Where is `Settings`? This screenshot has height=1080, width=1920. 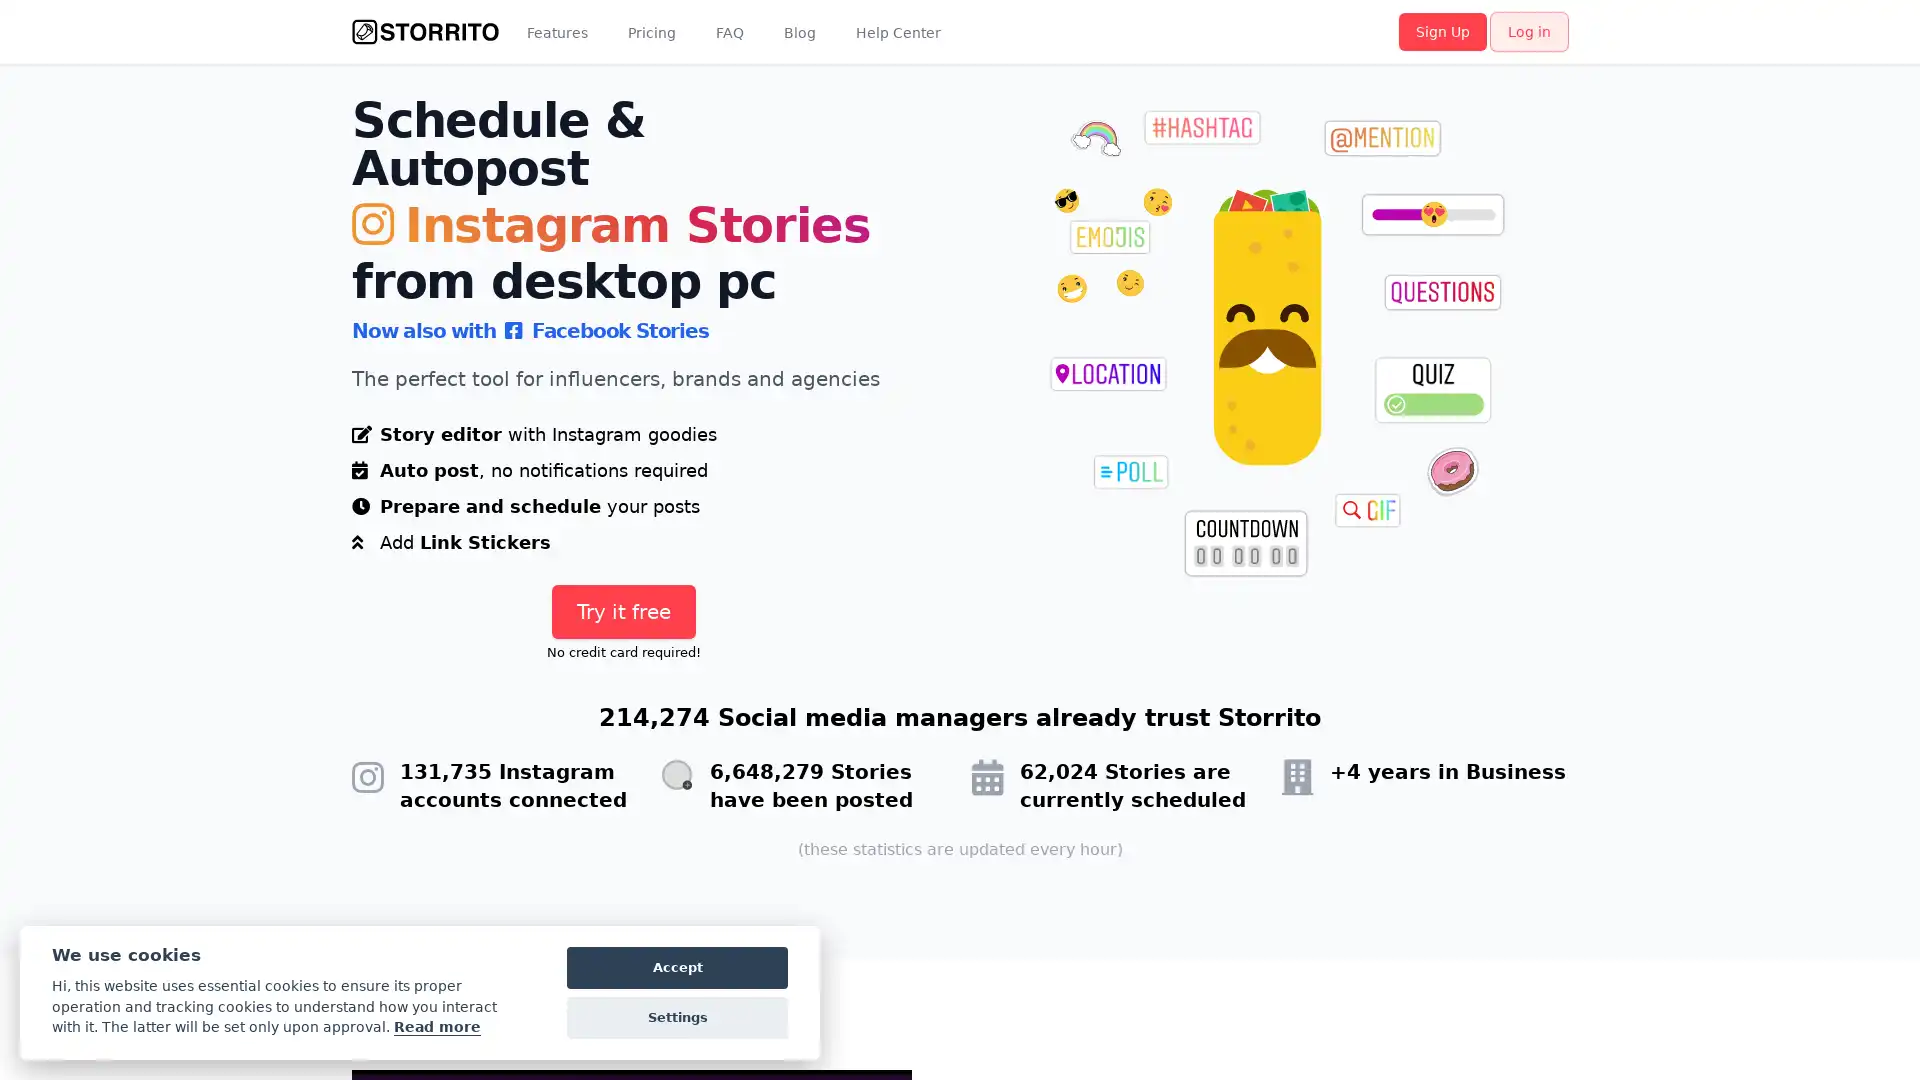
Settings is located at coordinates (677, 1018).